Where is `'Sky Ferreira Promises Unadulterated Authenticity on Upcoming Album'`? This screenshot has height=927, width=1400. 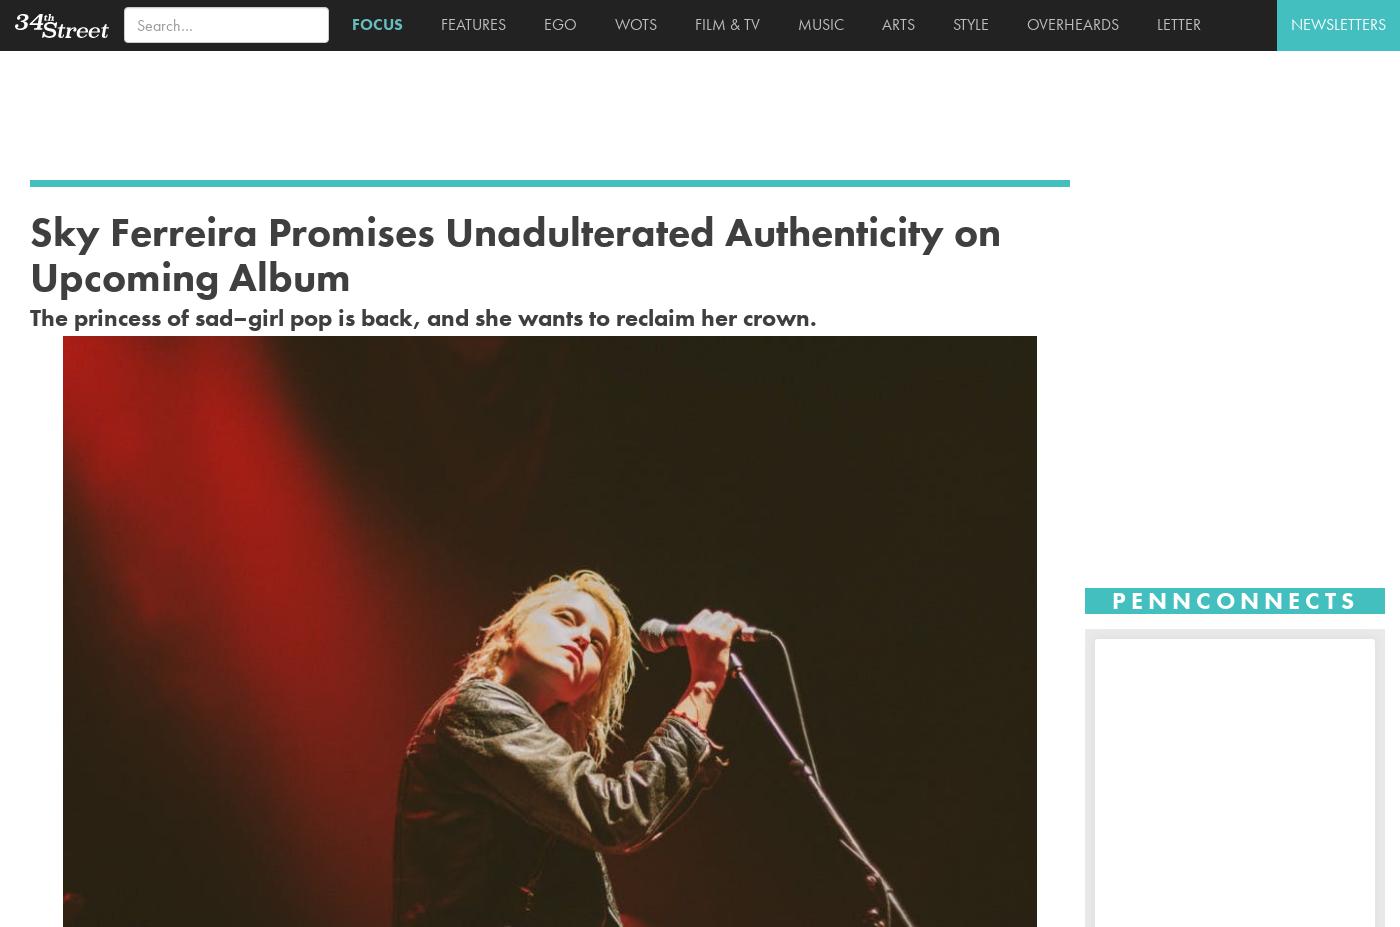 'Sky Ferreira Promises Unadulterated Authenticity on Upcoming Album' is located at coordinates (515, 253).